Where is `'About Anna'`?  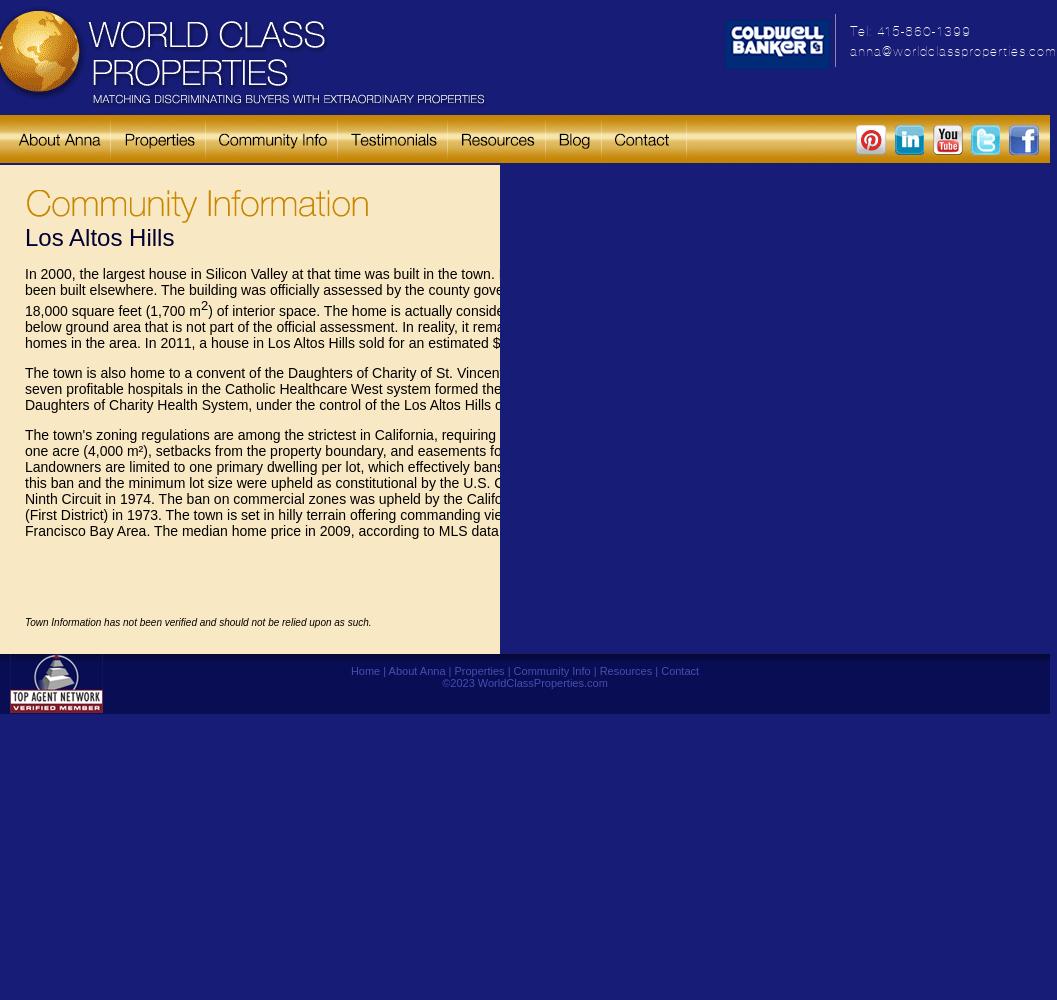
'About Anna' is located at coordinates (415, 670).